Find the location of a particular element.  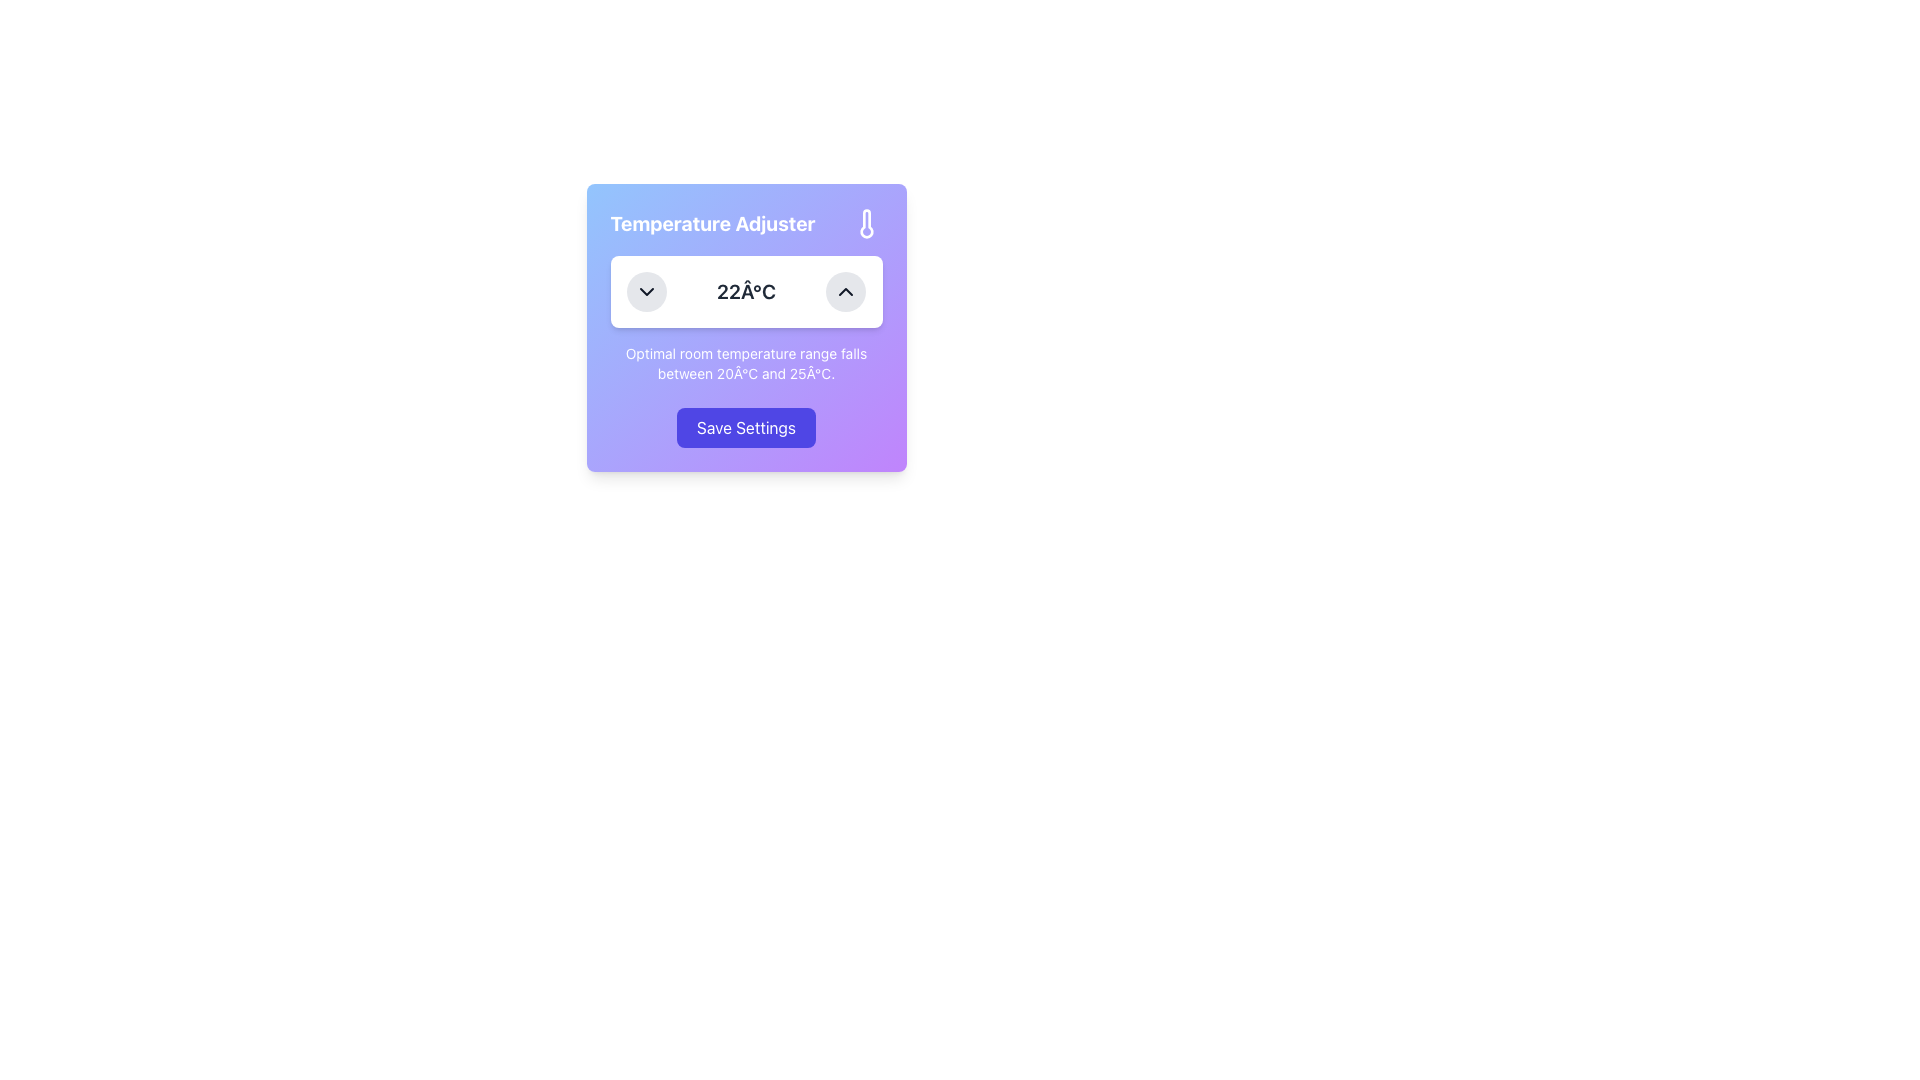

the chevron-up icon on the circular button located on the right side of the temperature control interface to increment the temperature is located at coordinates (846, 292).